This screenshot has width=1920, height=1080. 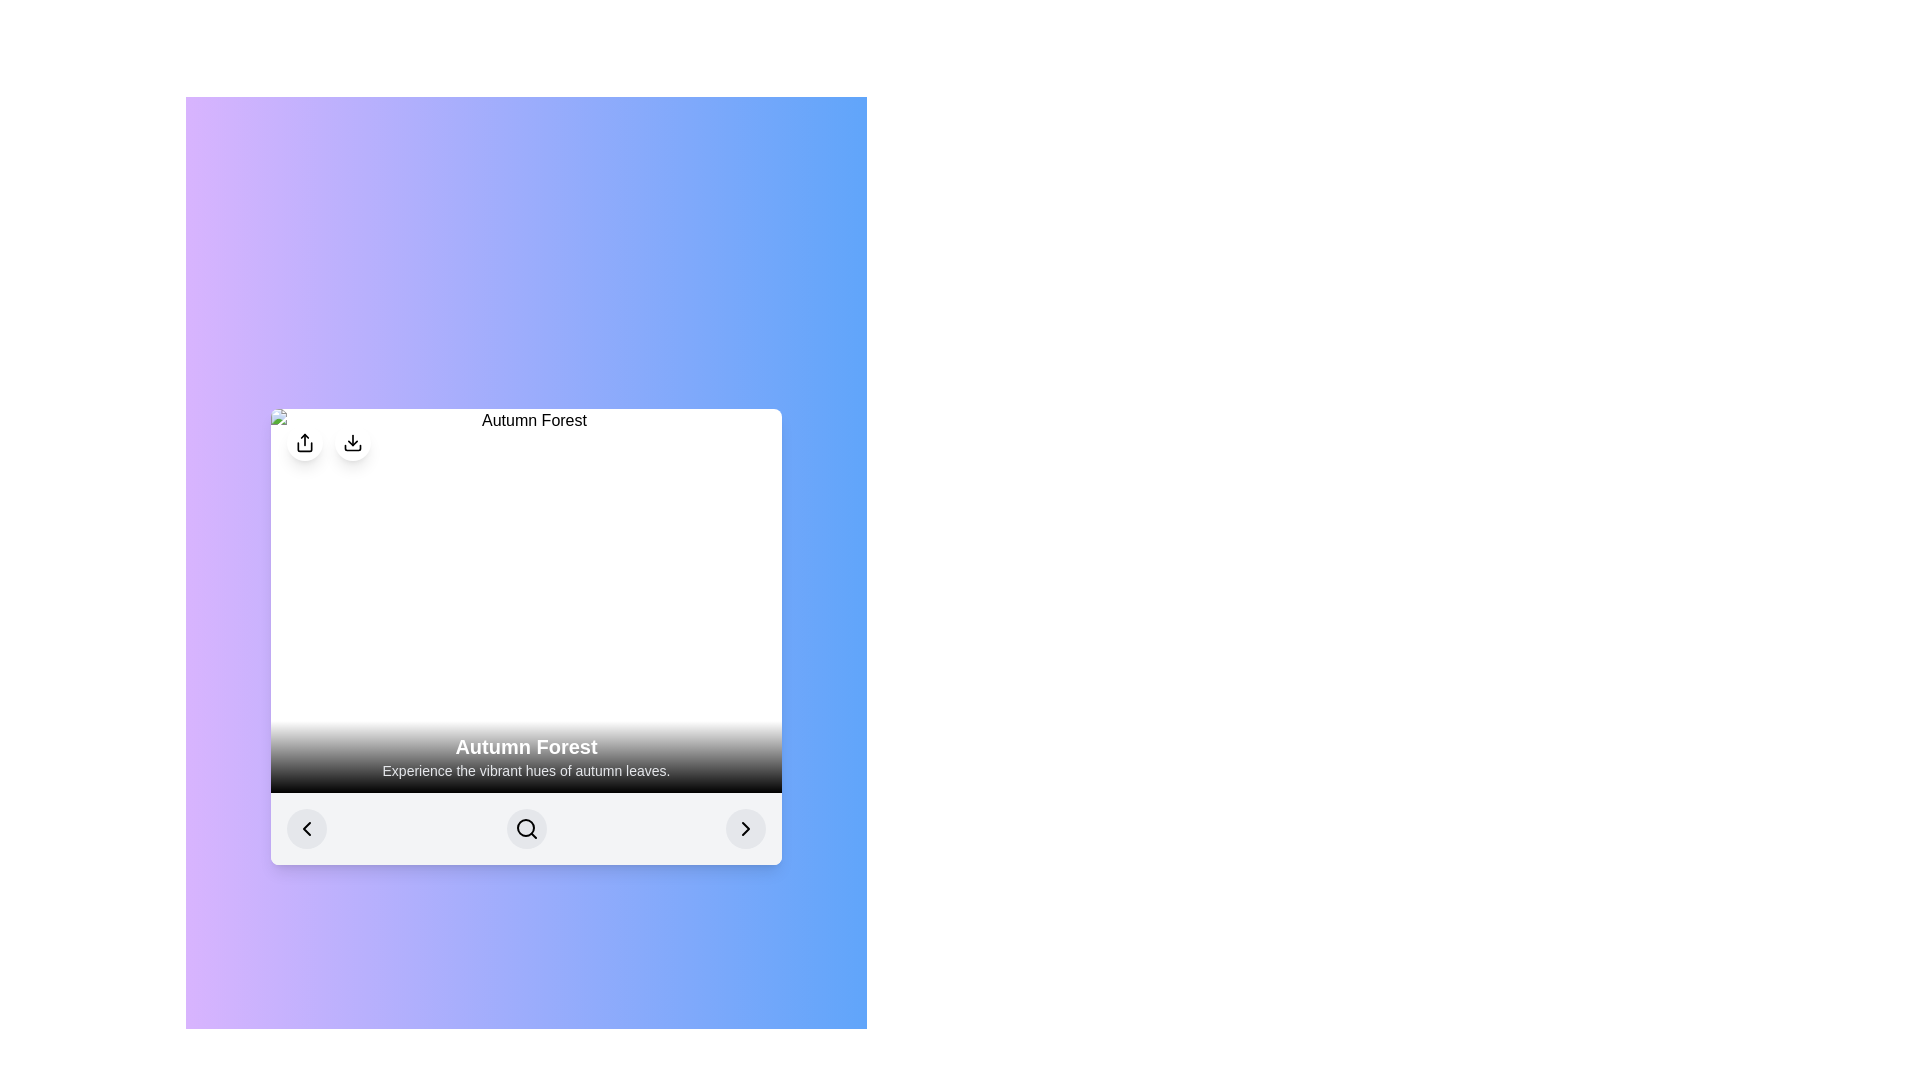 I want to click on the navigation button located in the lower-left portion of the interface, so click(x=306, y=829).